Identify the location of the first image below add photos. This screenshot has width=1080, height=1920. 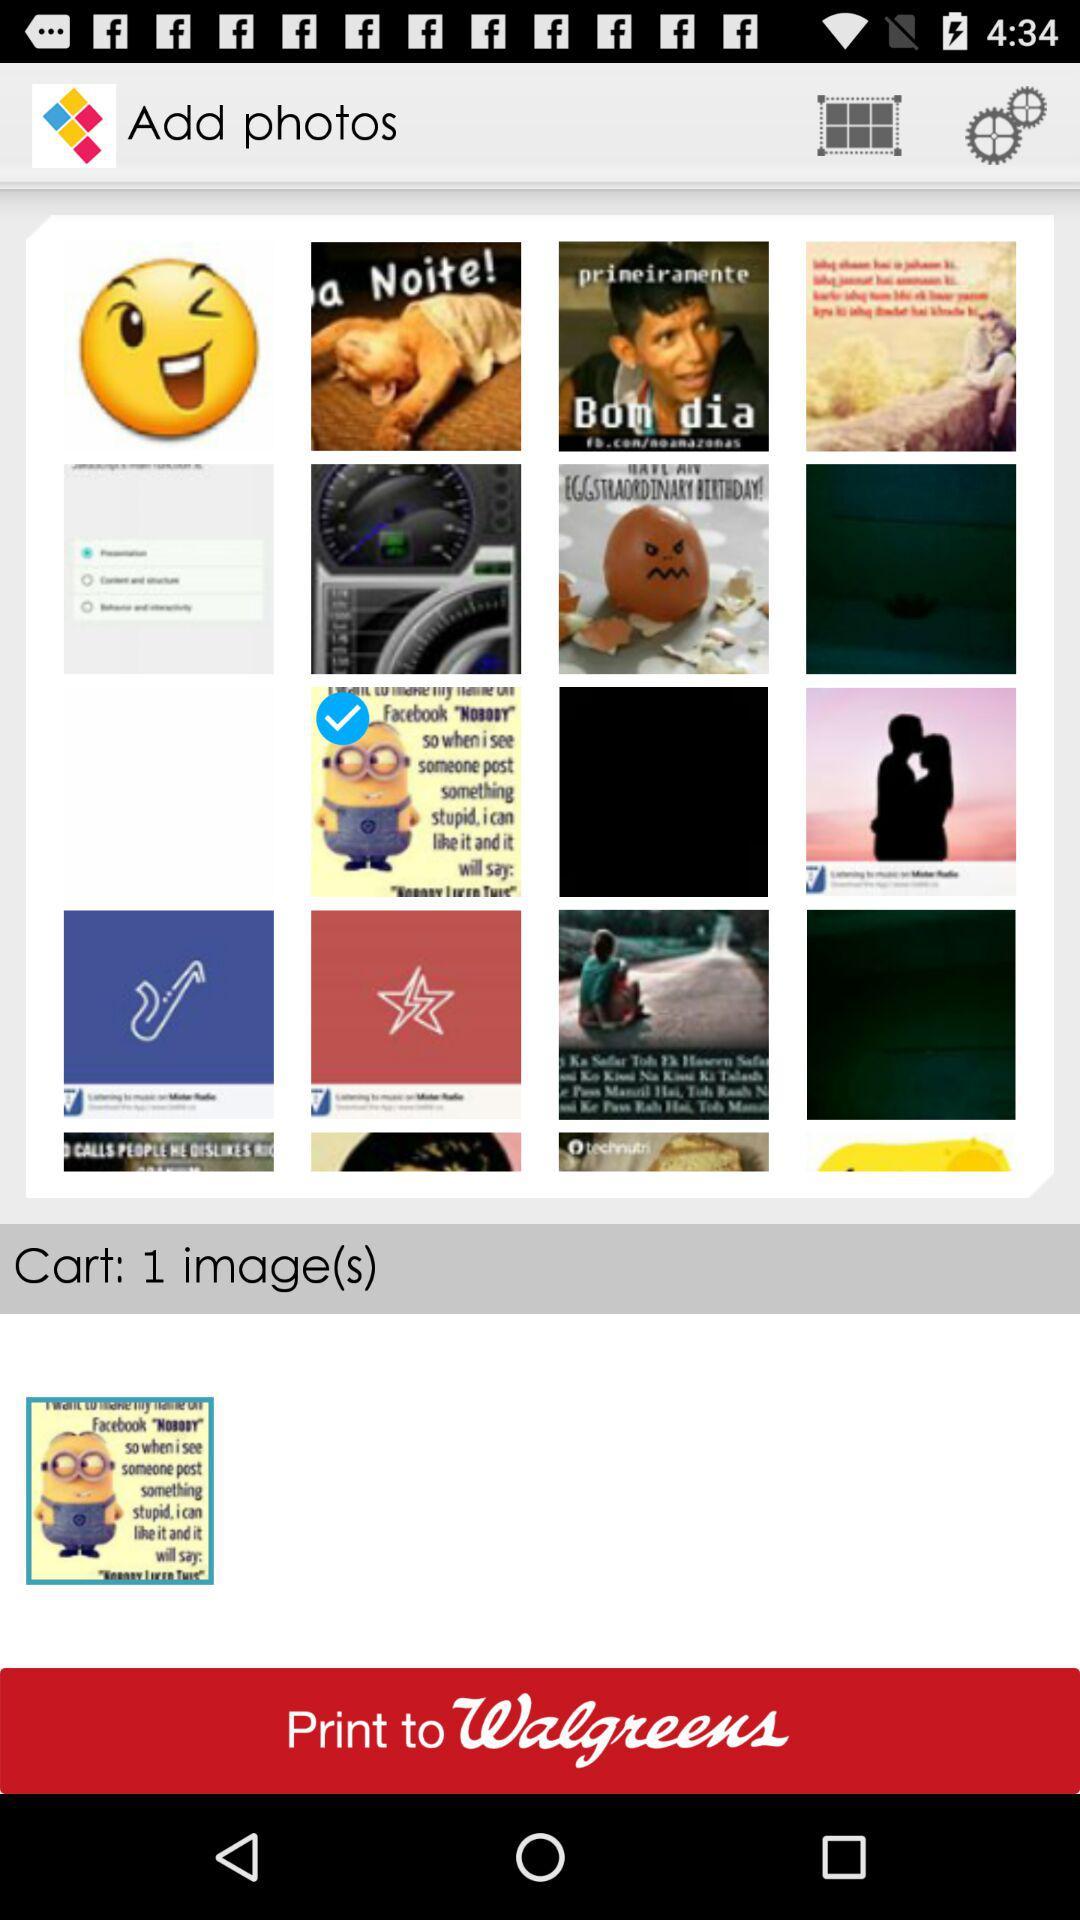
(168, 346).